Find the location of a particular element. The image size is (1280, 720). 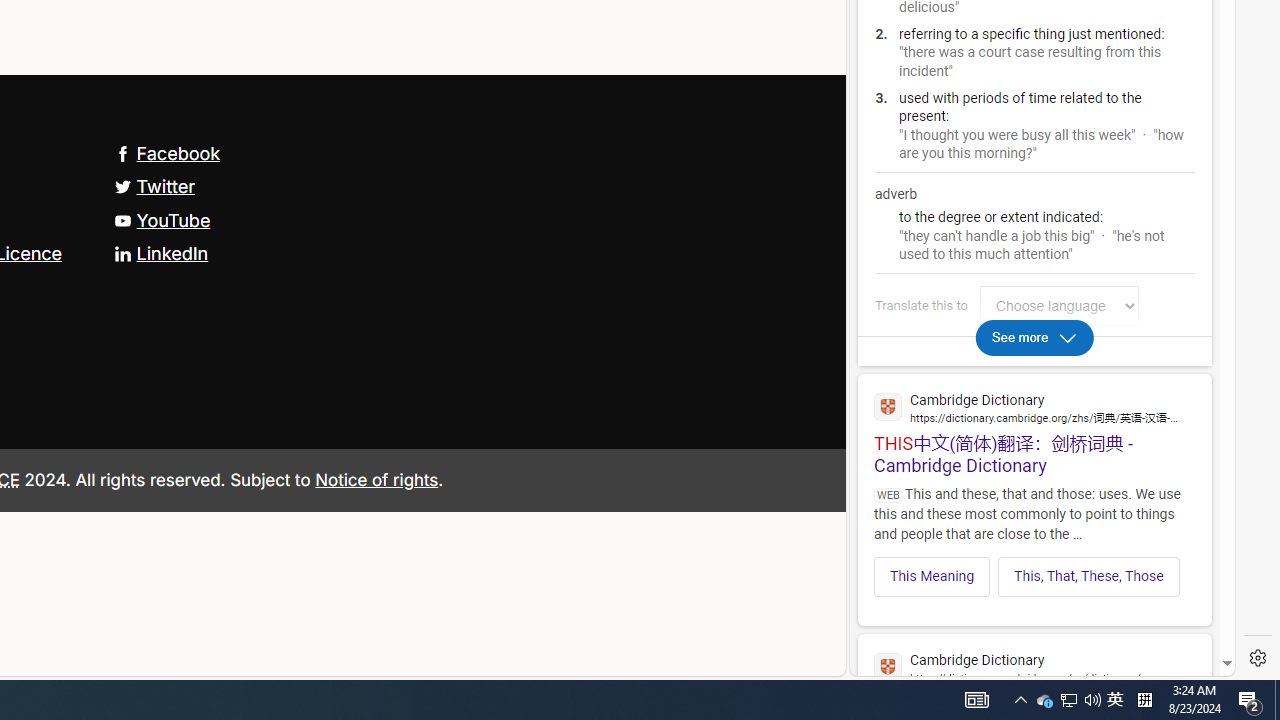

'See more' is located at coordinates (1034, 336).